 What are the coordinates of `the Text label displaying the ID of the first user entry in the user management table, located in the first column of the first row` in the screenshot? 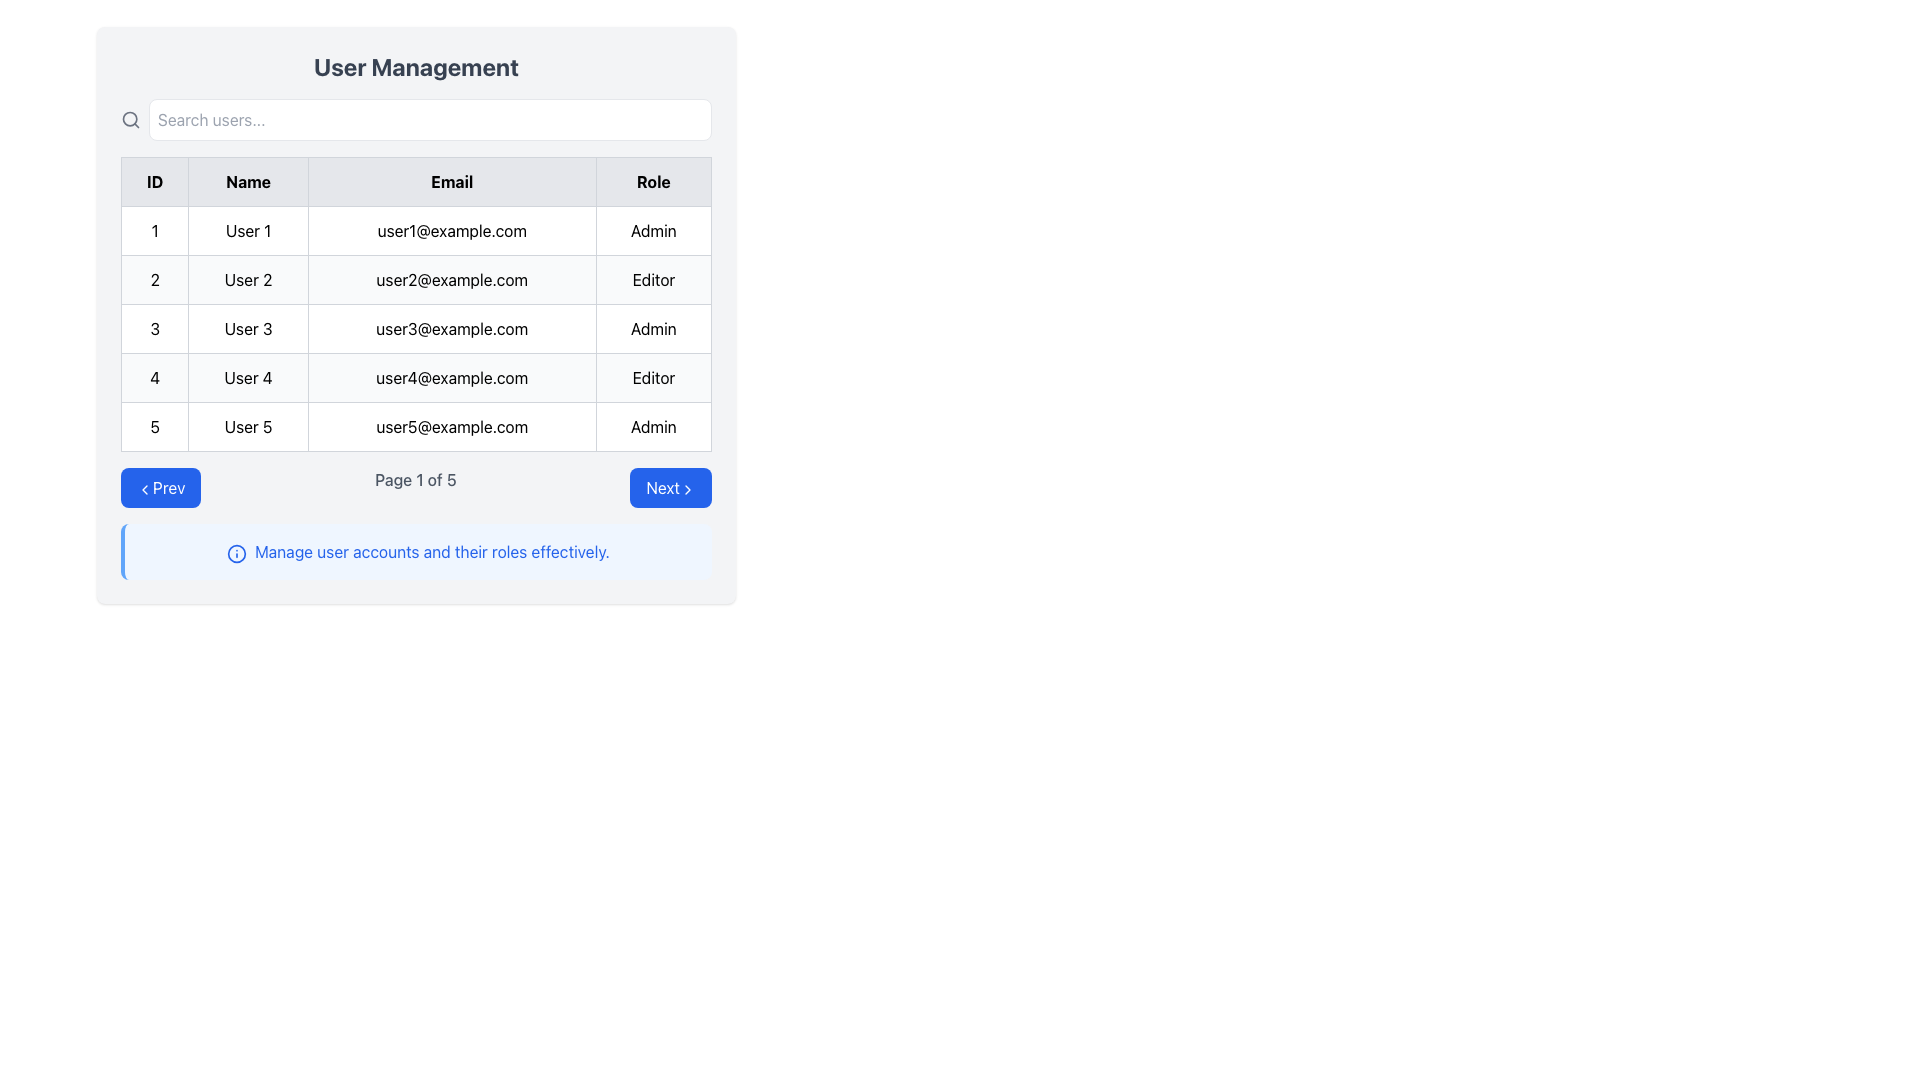 It's located at (154, 230).